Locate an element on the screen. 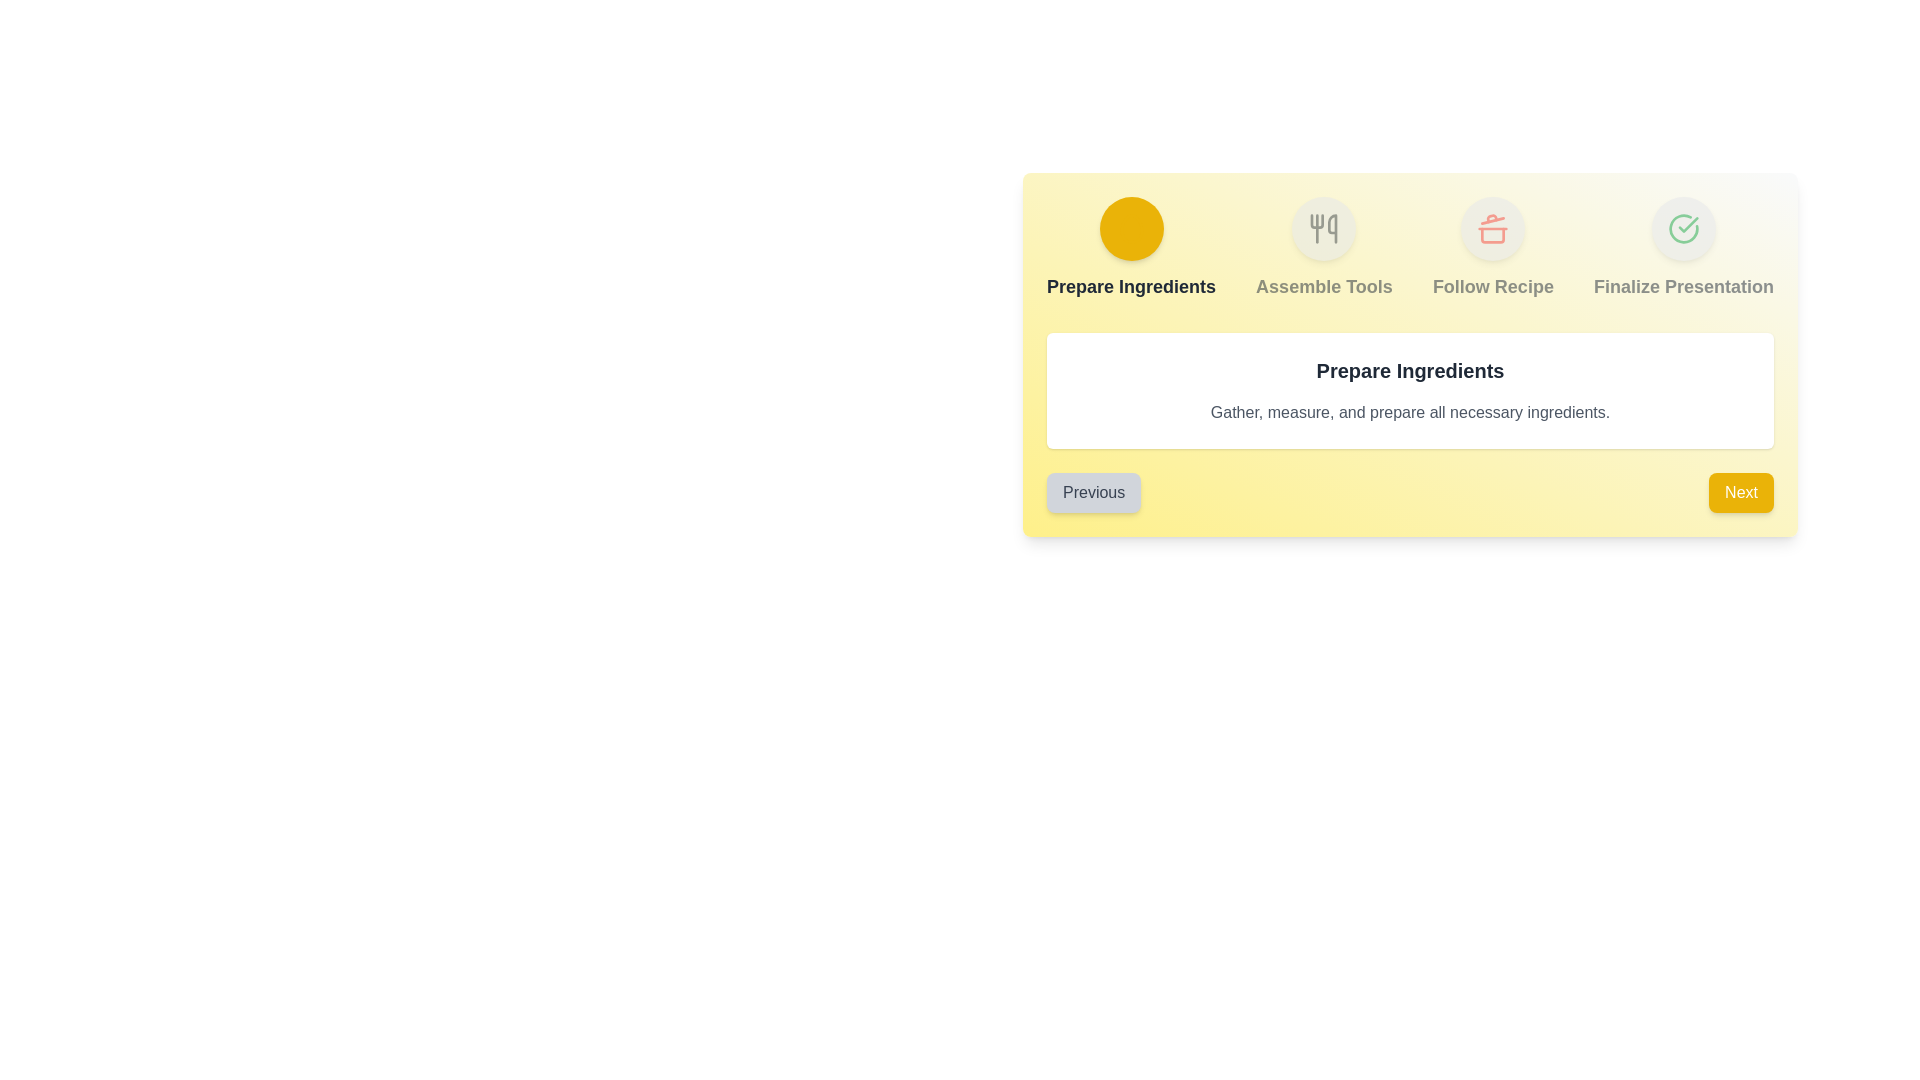  the icon representing assembling tools or utensils, which is centrally located within a circular, shadowed button in the toolbar and is the second button from the left is located at coordinates (1324, 227).